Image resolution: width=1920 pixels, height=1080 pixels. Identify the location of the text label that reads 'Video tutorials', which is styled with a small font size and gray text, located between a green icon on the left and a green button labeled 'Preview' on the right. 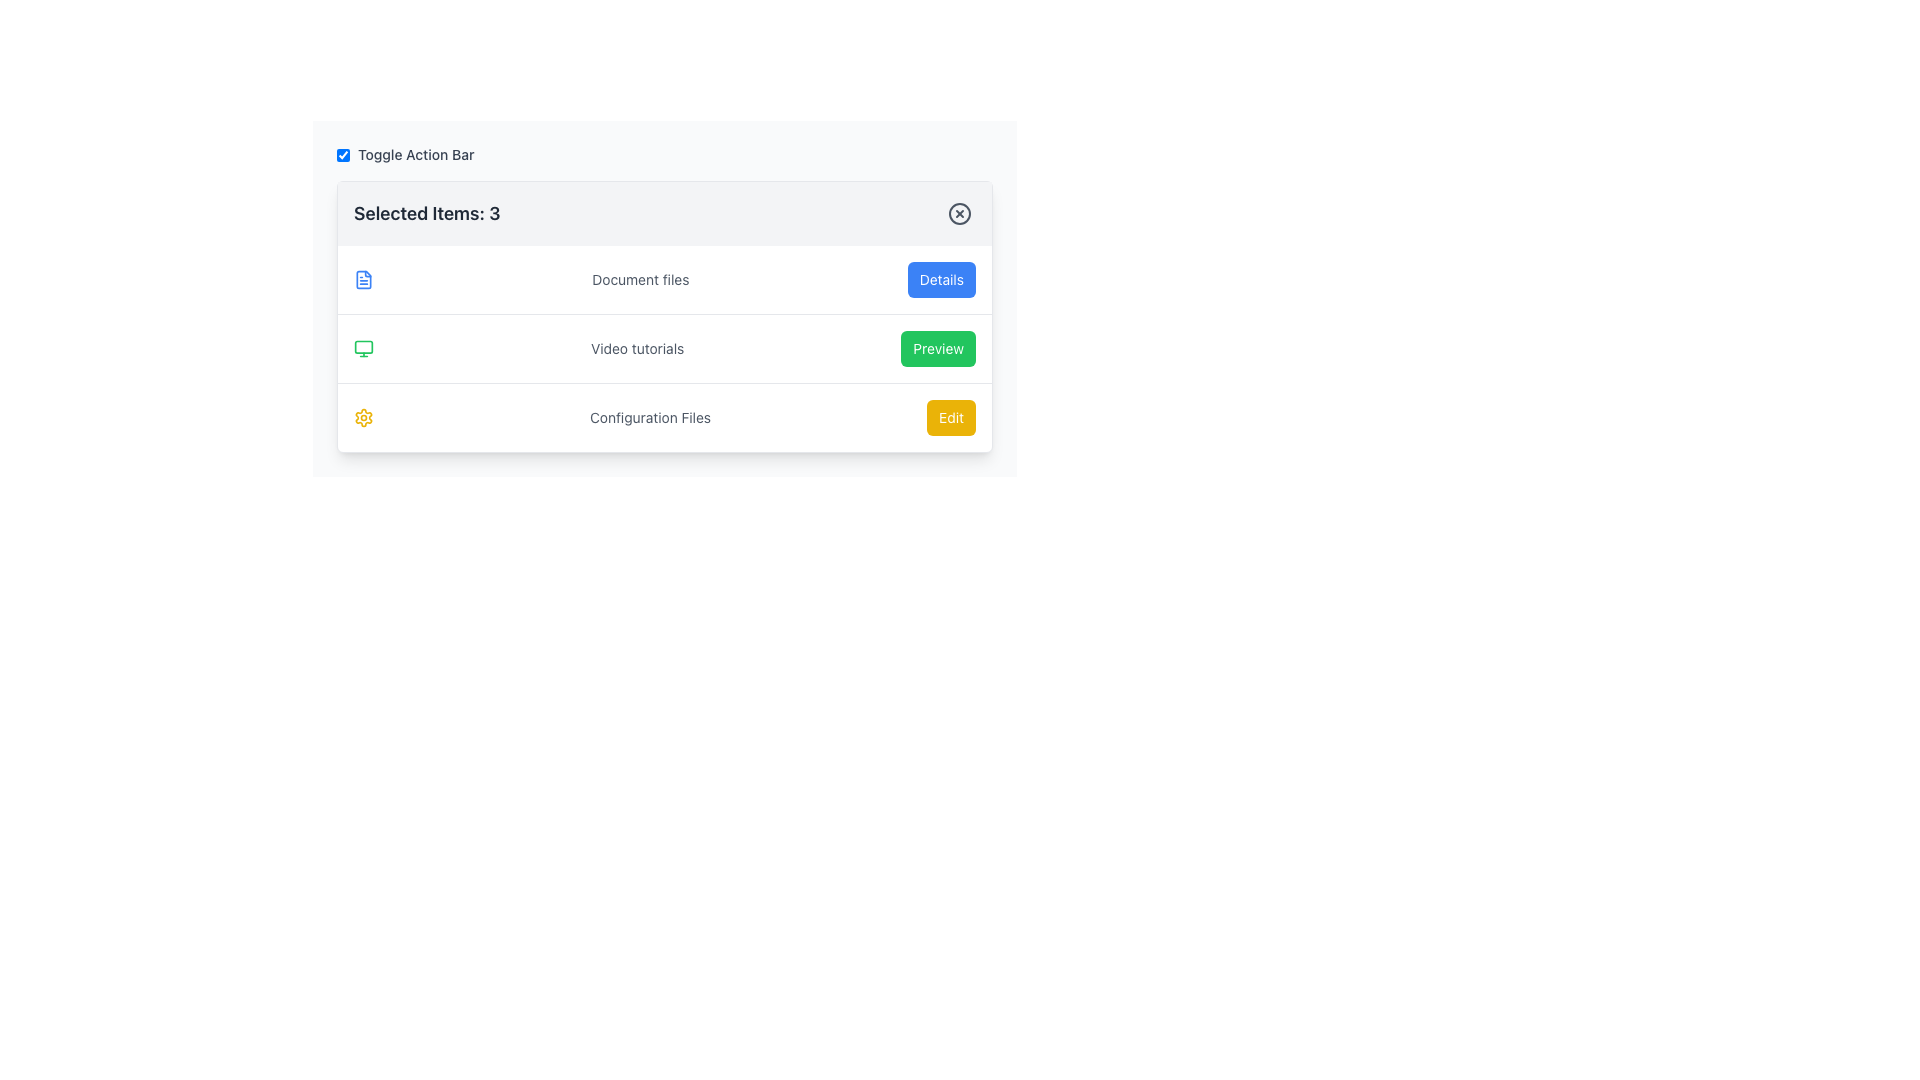
(636, 347).